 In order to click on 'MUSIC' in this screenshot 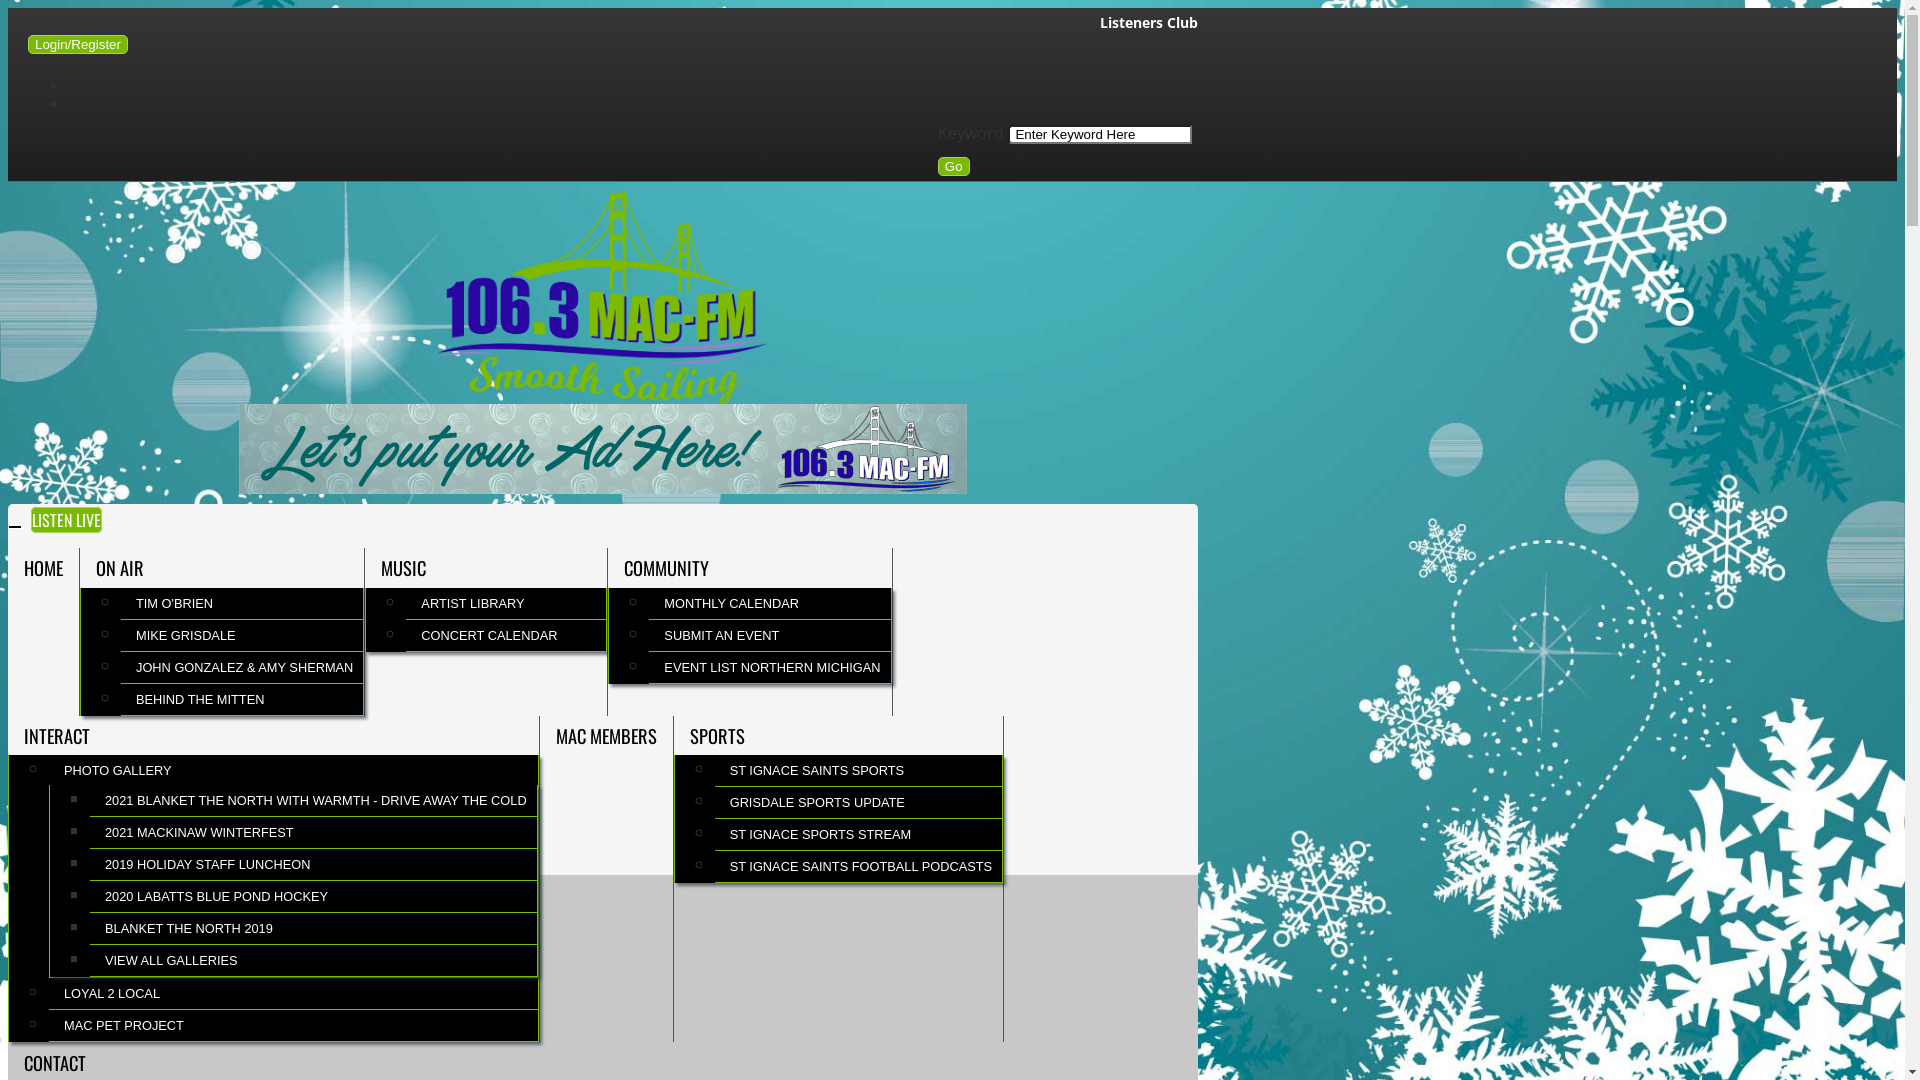, I will do `click(364, 567)`.